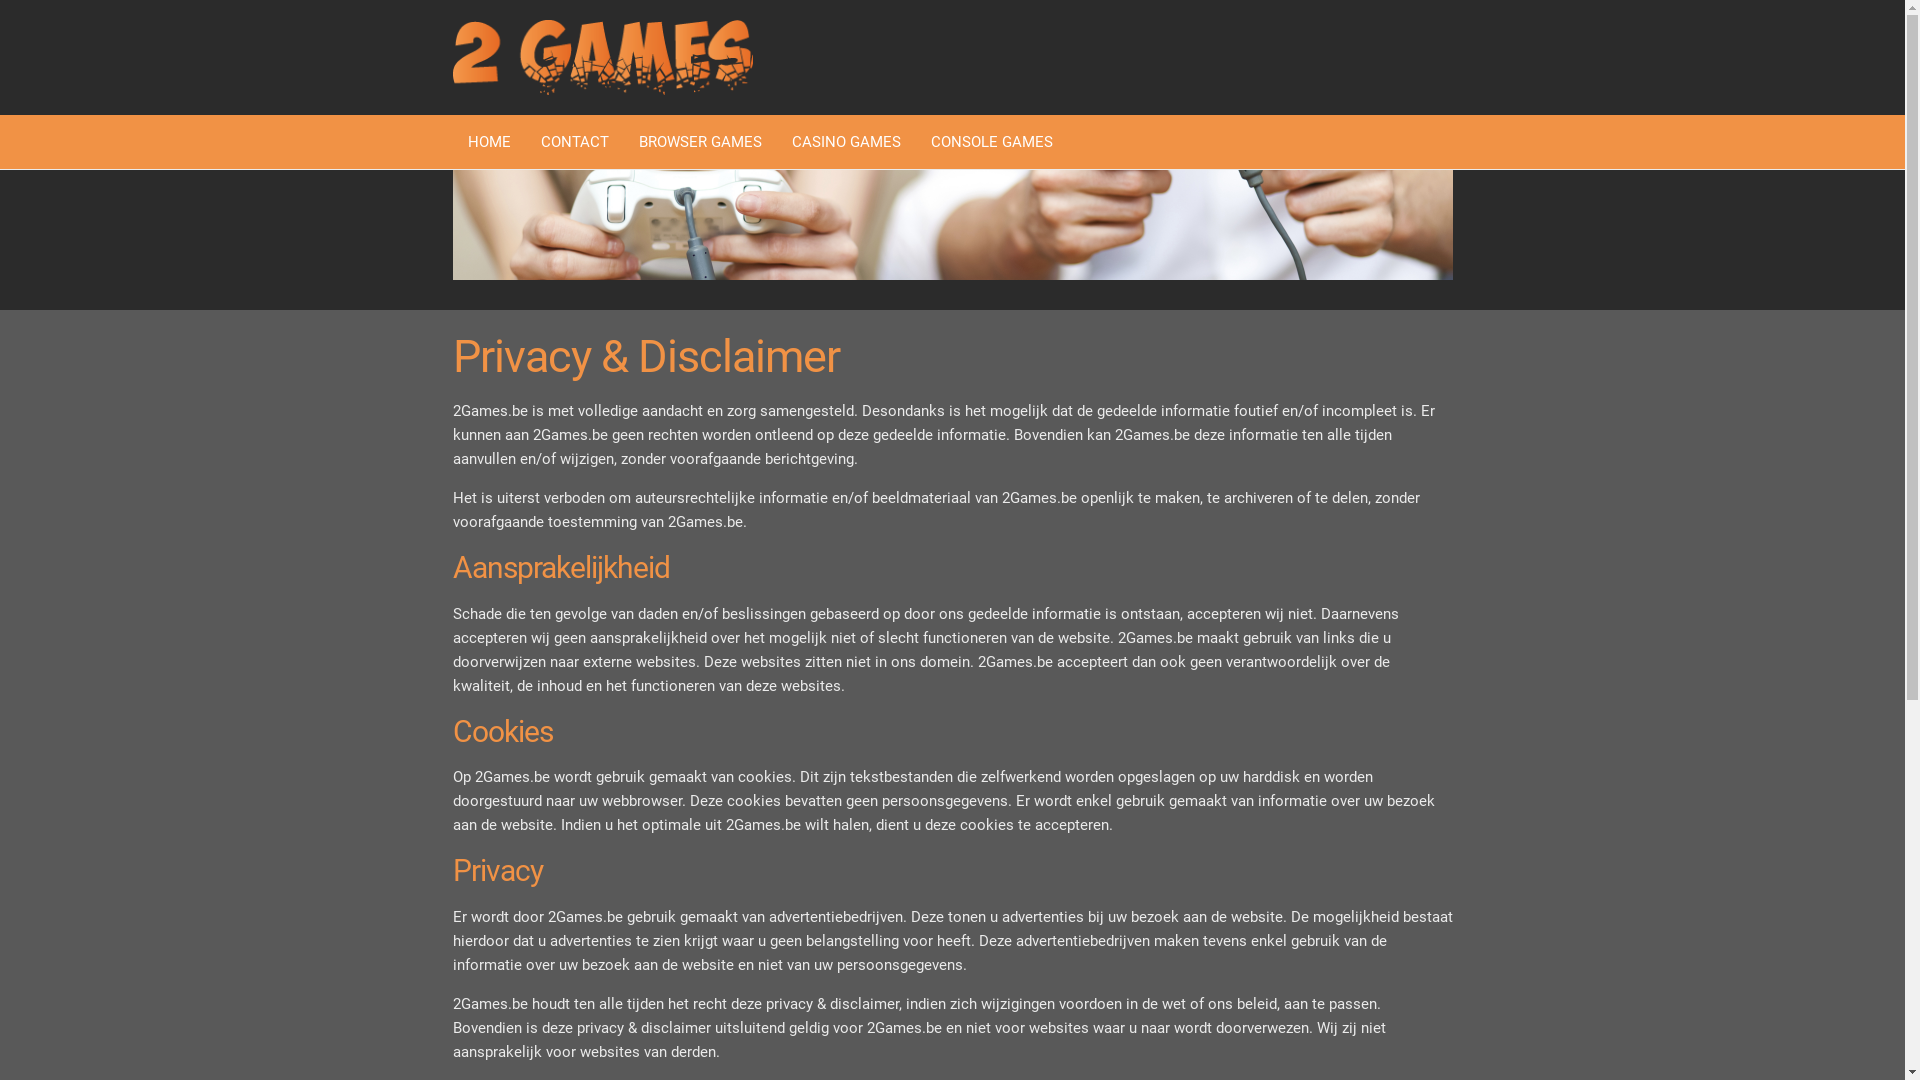 The image size is (1920, 1080). What do you see at coordinates (574, 141) in the screenshot?
I see `'CONTACT'` at bounding box center [574, 141].